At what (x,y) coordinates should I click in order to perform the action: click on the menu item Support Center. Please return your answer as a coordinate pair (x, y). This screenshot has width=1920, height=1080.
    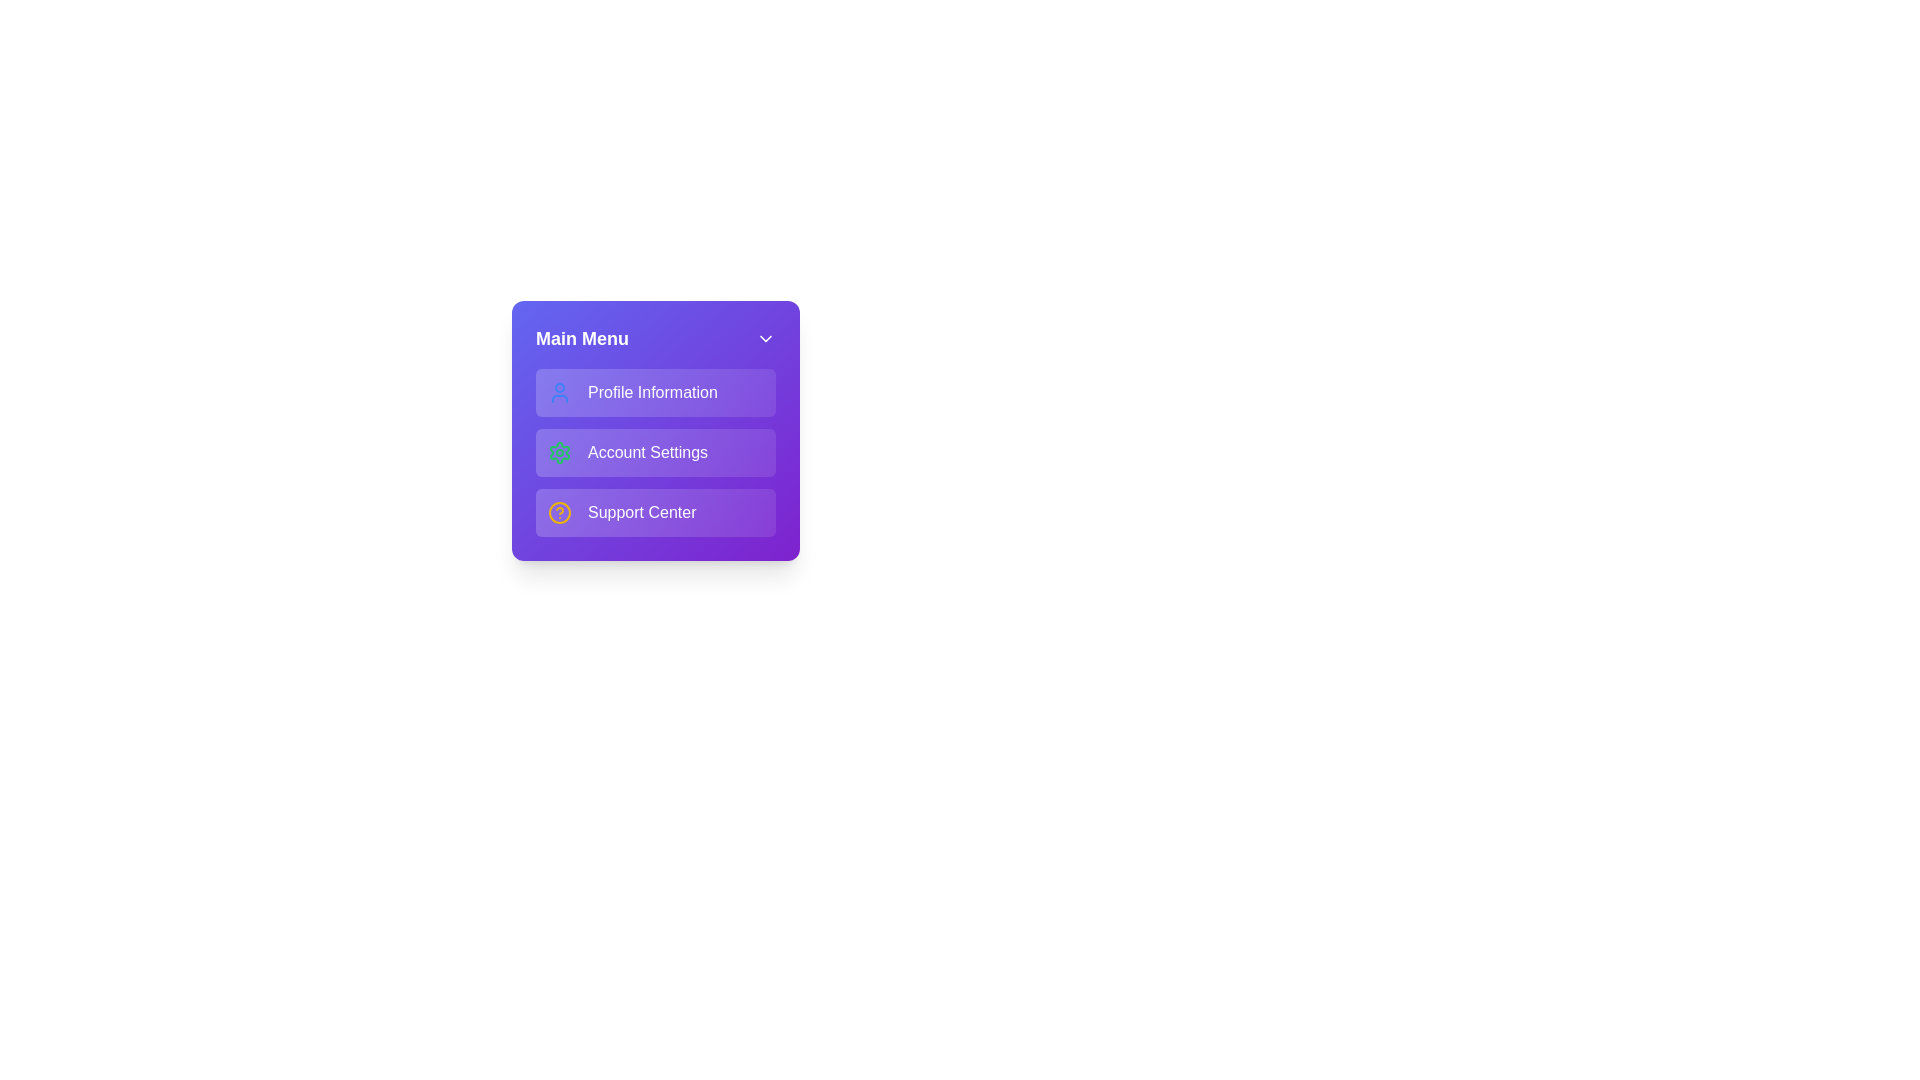
    Looking at the image, I should click on (656, 512).